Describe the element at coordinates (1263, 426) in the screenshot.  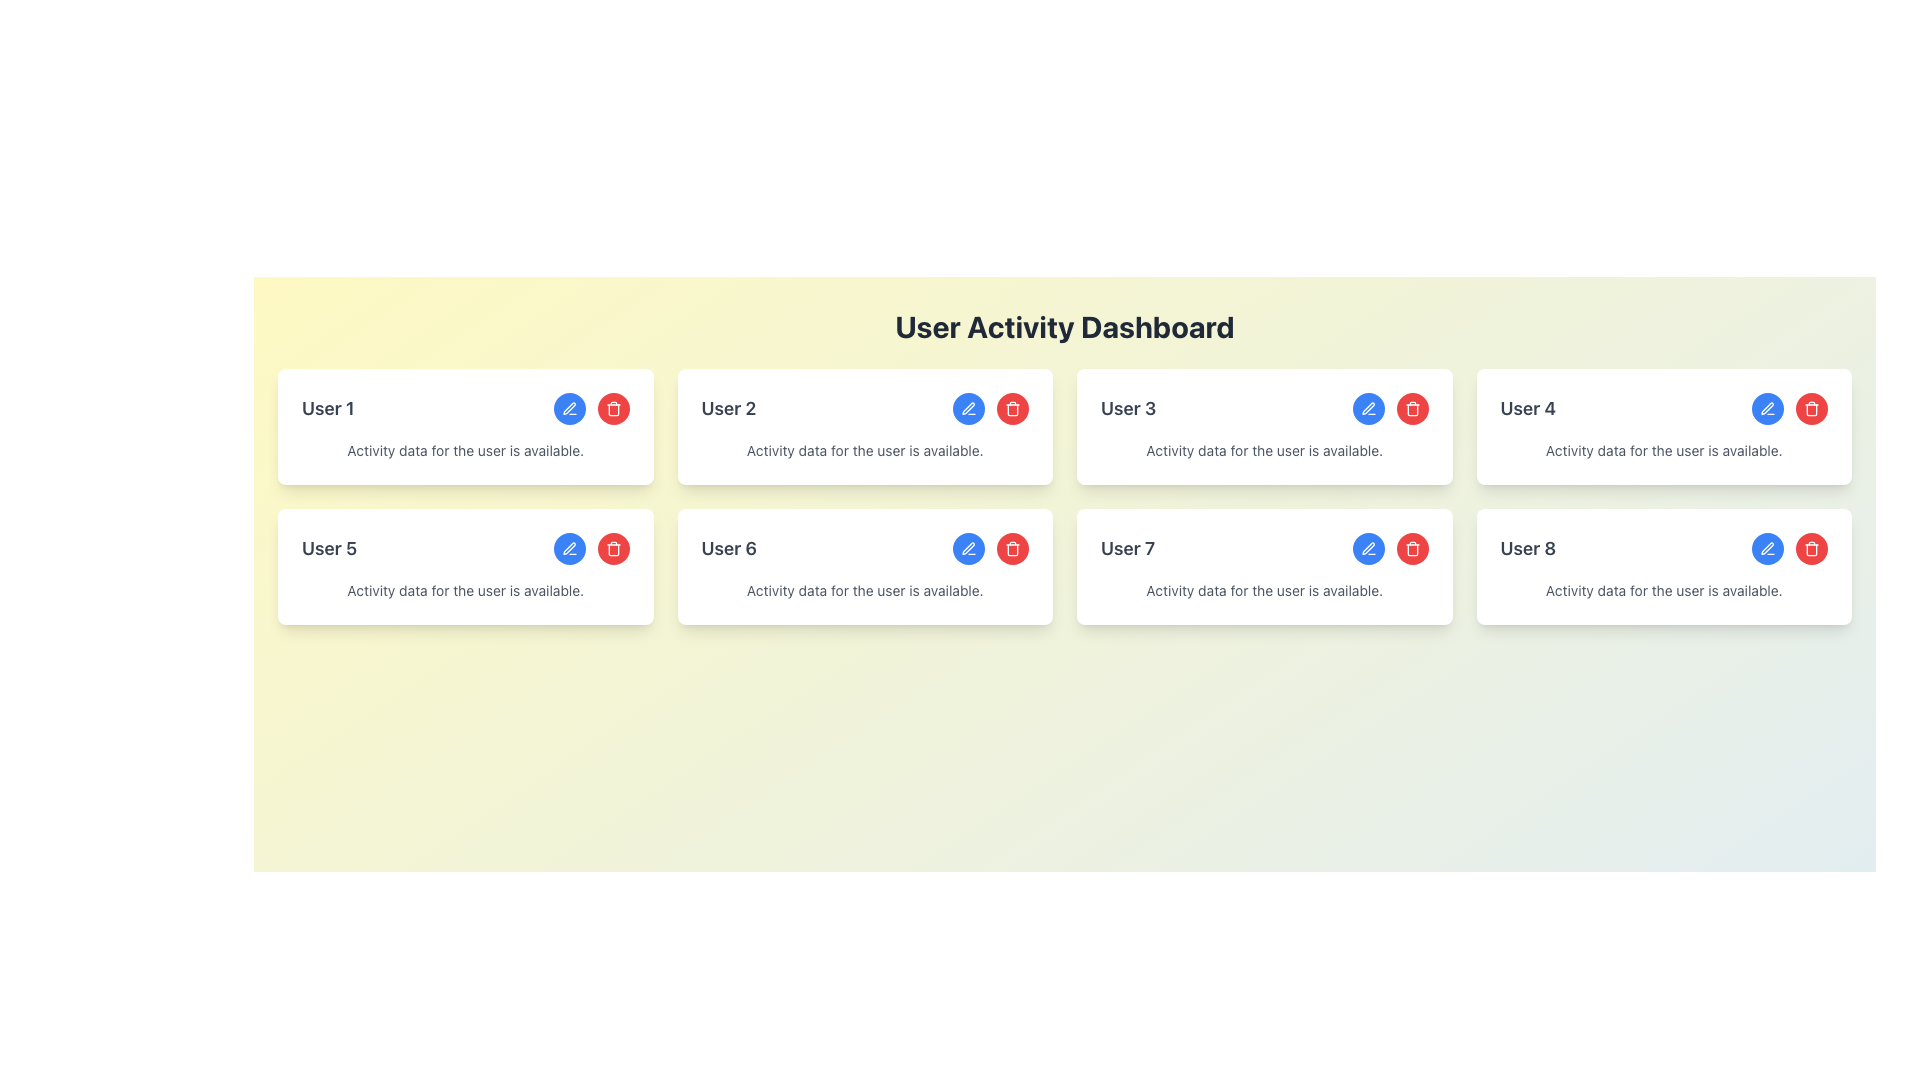
I see `the user activity card located in the top row, third column of the grid layout` at that location.